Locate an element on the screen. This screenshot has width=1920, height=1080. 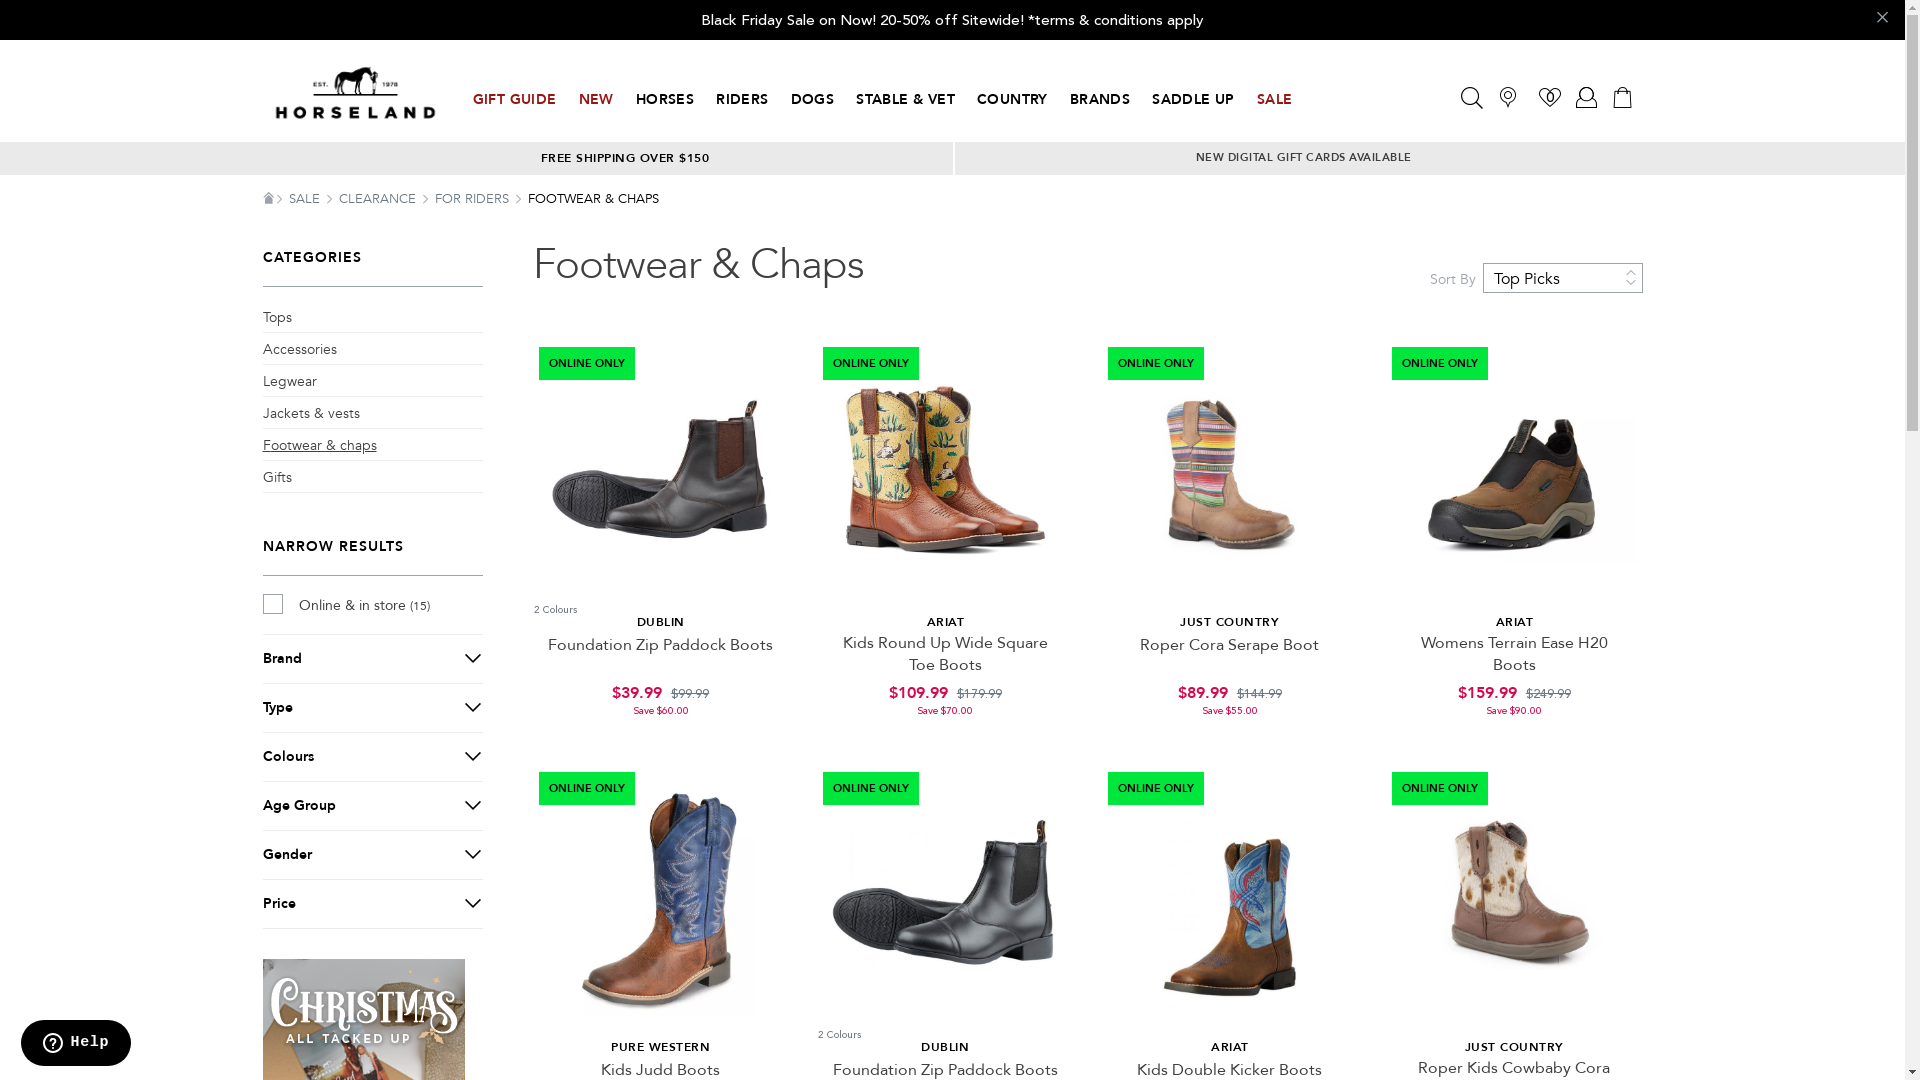
'Jackets & vests' is located at coordinates (309, 412).